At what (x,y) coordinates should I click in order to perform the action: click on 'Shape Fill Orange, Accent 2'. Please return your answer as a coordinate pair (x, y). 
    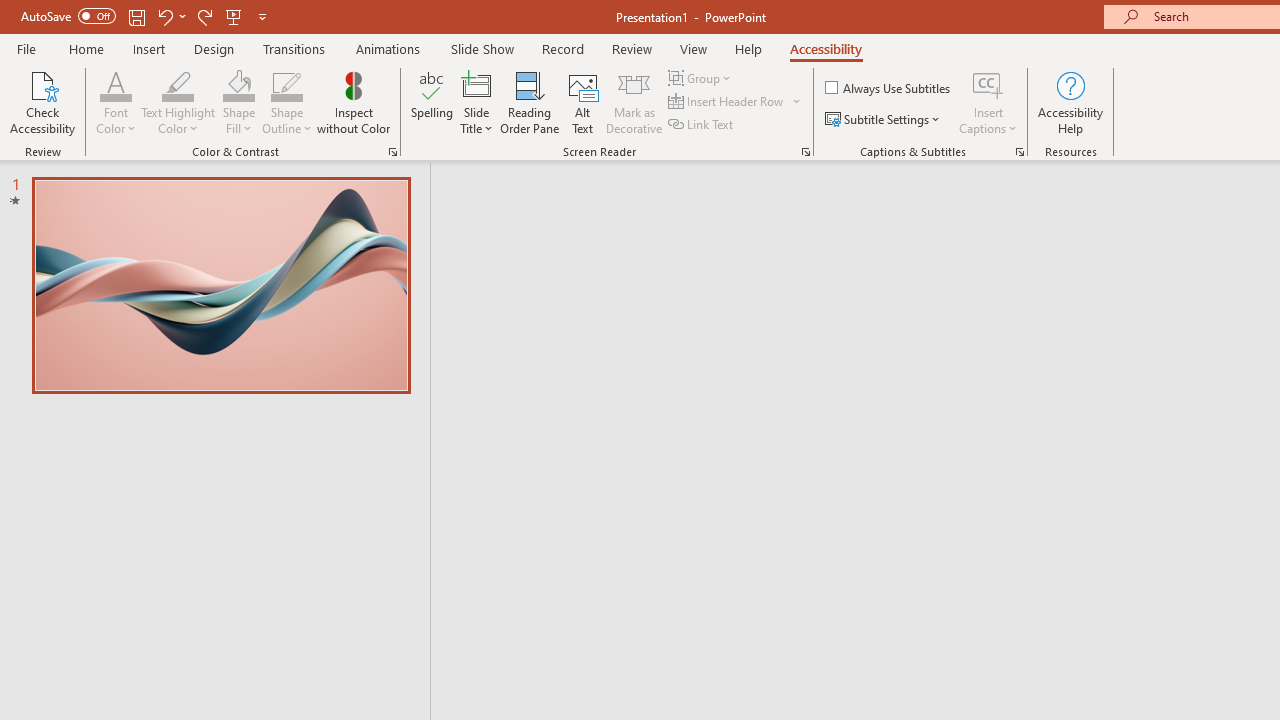
    Looking at the image, I should click on (238, 84).